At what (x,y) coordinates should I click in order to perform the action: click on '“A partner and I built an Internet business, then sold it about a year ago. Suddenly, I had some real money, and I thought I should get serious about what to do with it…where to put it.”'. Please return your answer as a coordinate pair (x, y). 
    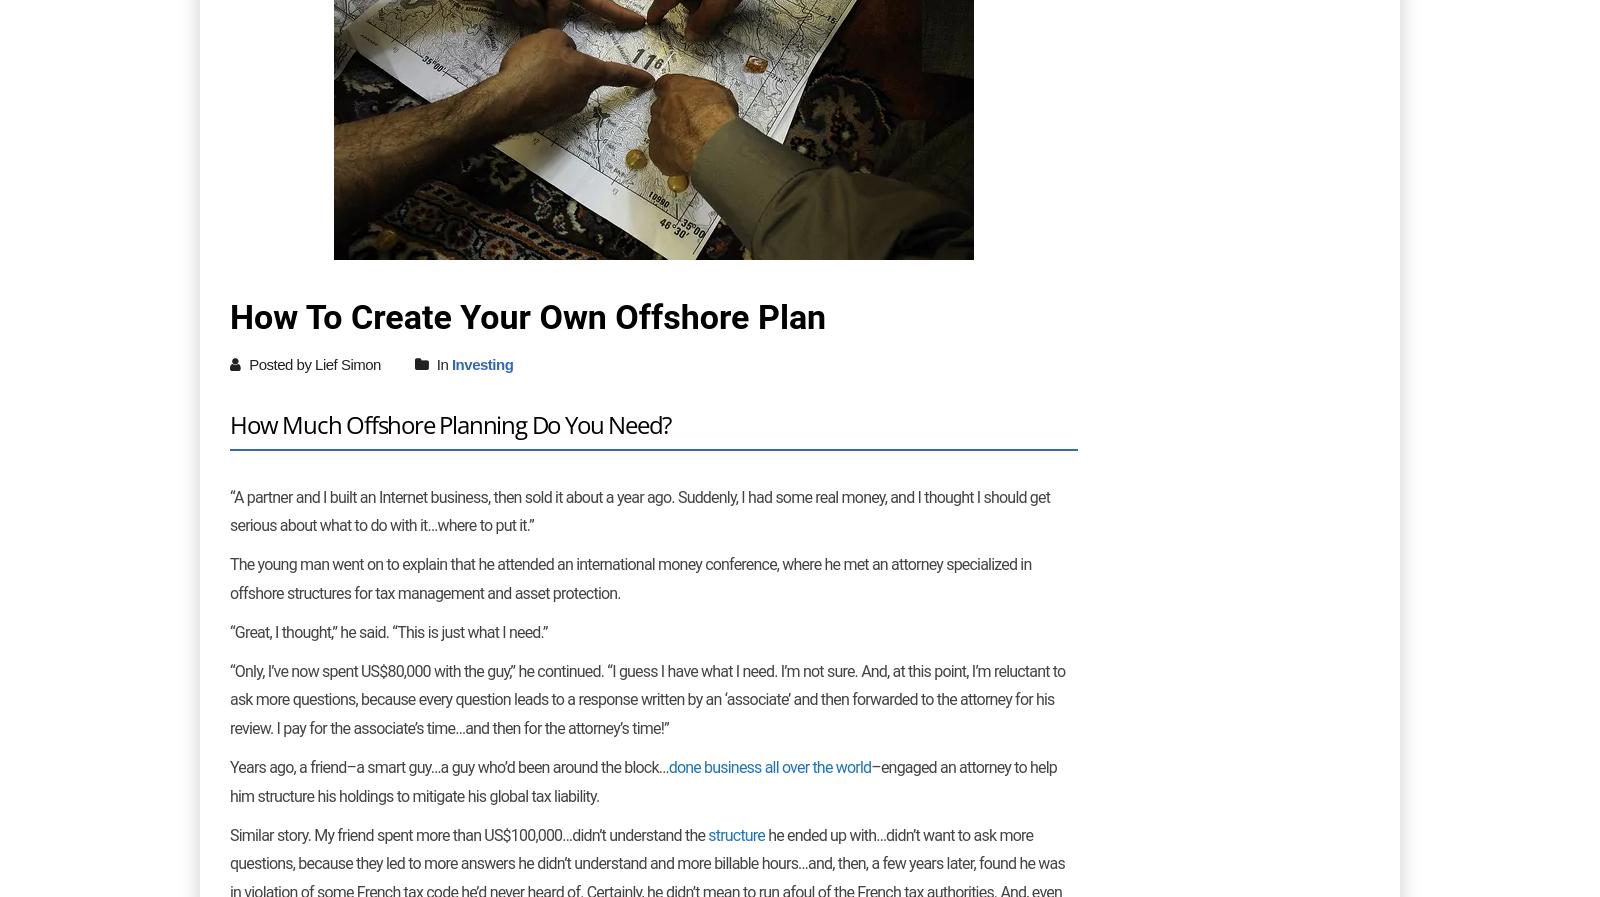
    Looking at the image, I should click on (640, 511).